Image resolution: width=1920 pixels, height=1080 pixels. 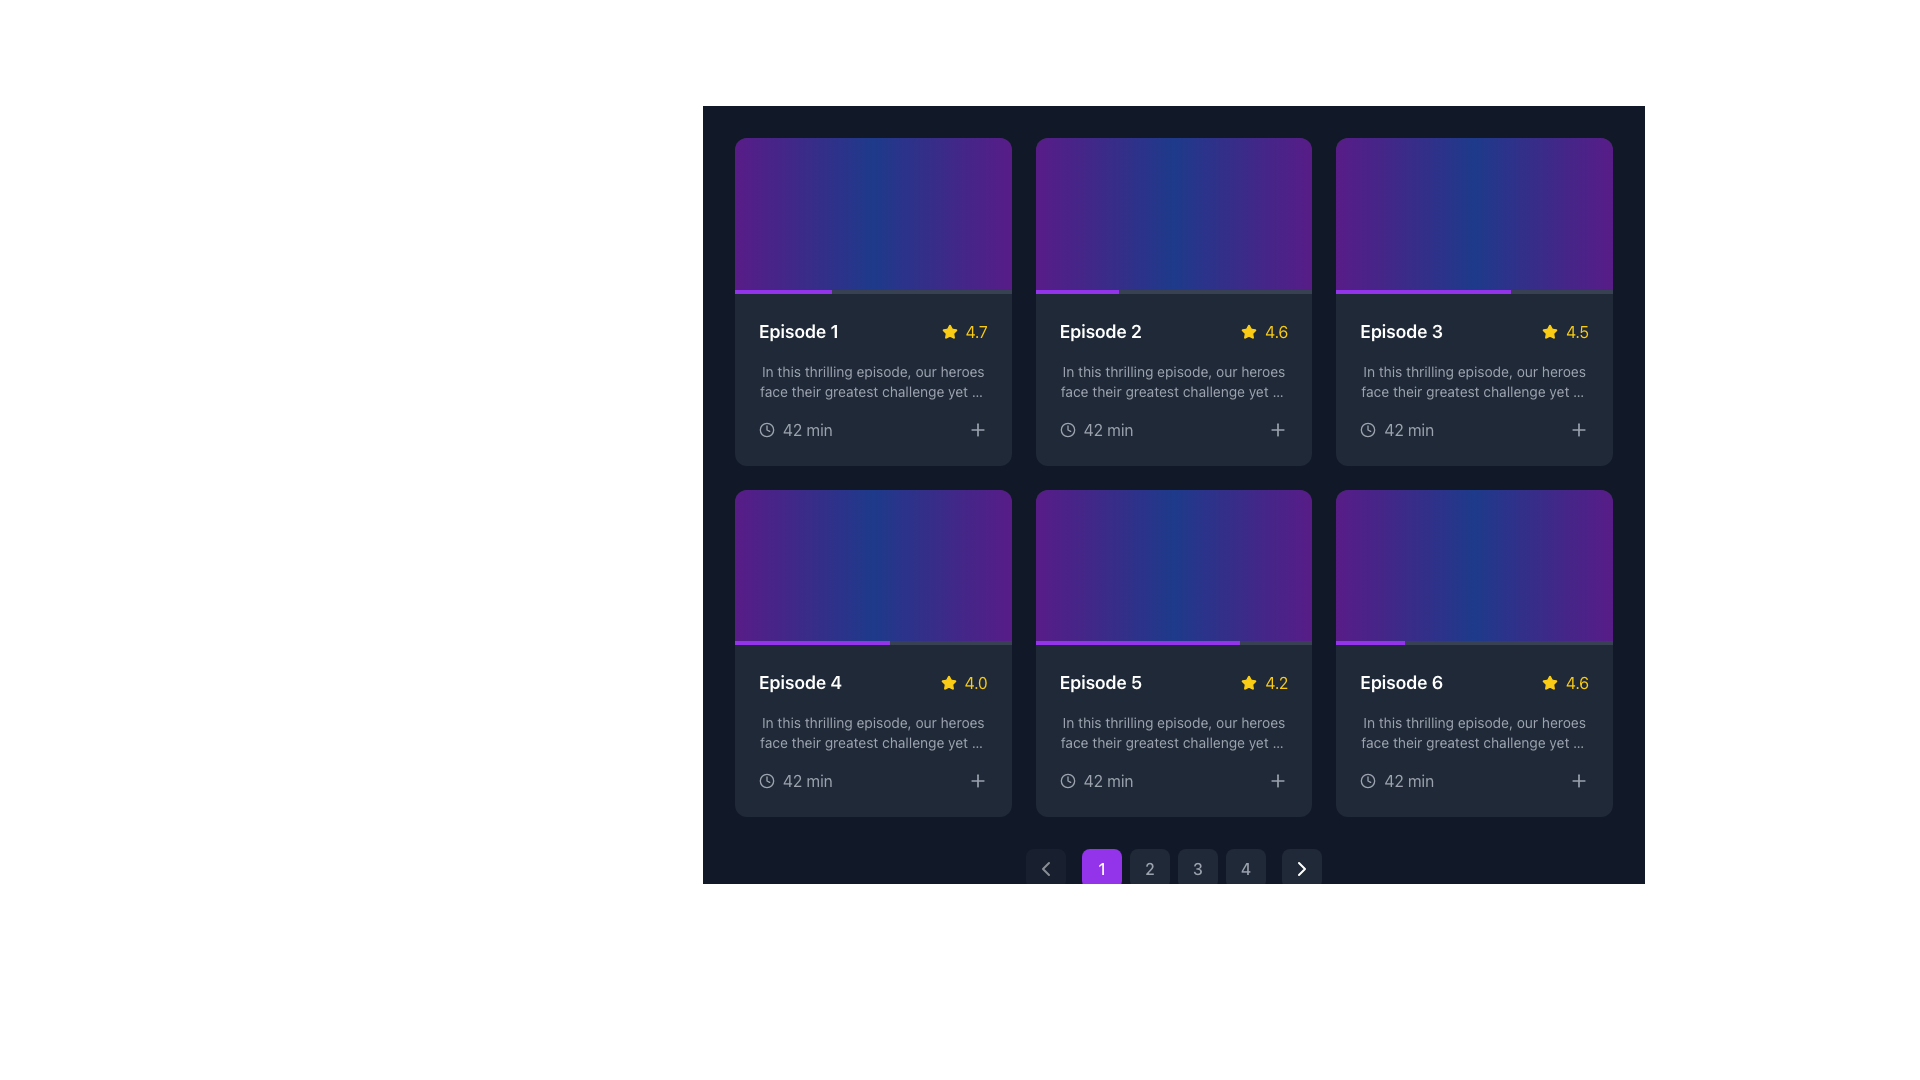 What do you see at coordinates (766, 779) in the screenshot?
I see `the Icon that visually indicates the duration of Episode 4, labeled '42 min', located at the bottom left of the Episode 4 card` at bounding box center [766, 779].